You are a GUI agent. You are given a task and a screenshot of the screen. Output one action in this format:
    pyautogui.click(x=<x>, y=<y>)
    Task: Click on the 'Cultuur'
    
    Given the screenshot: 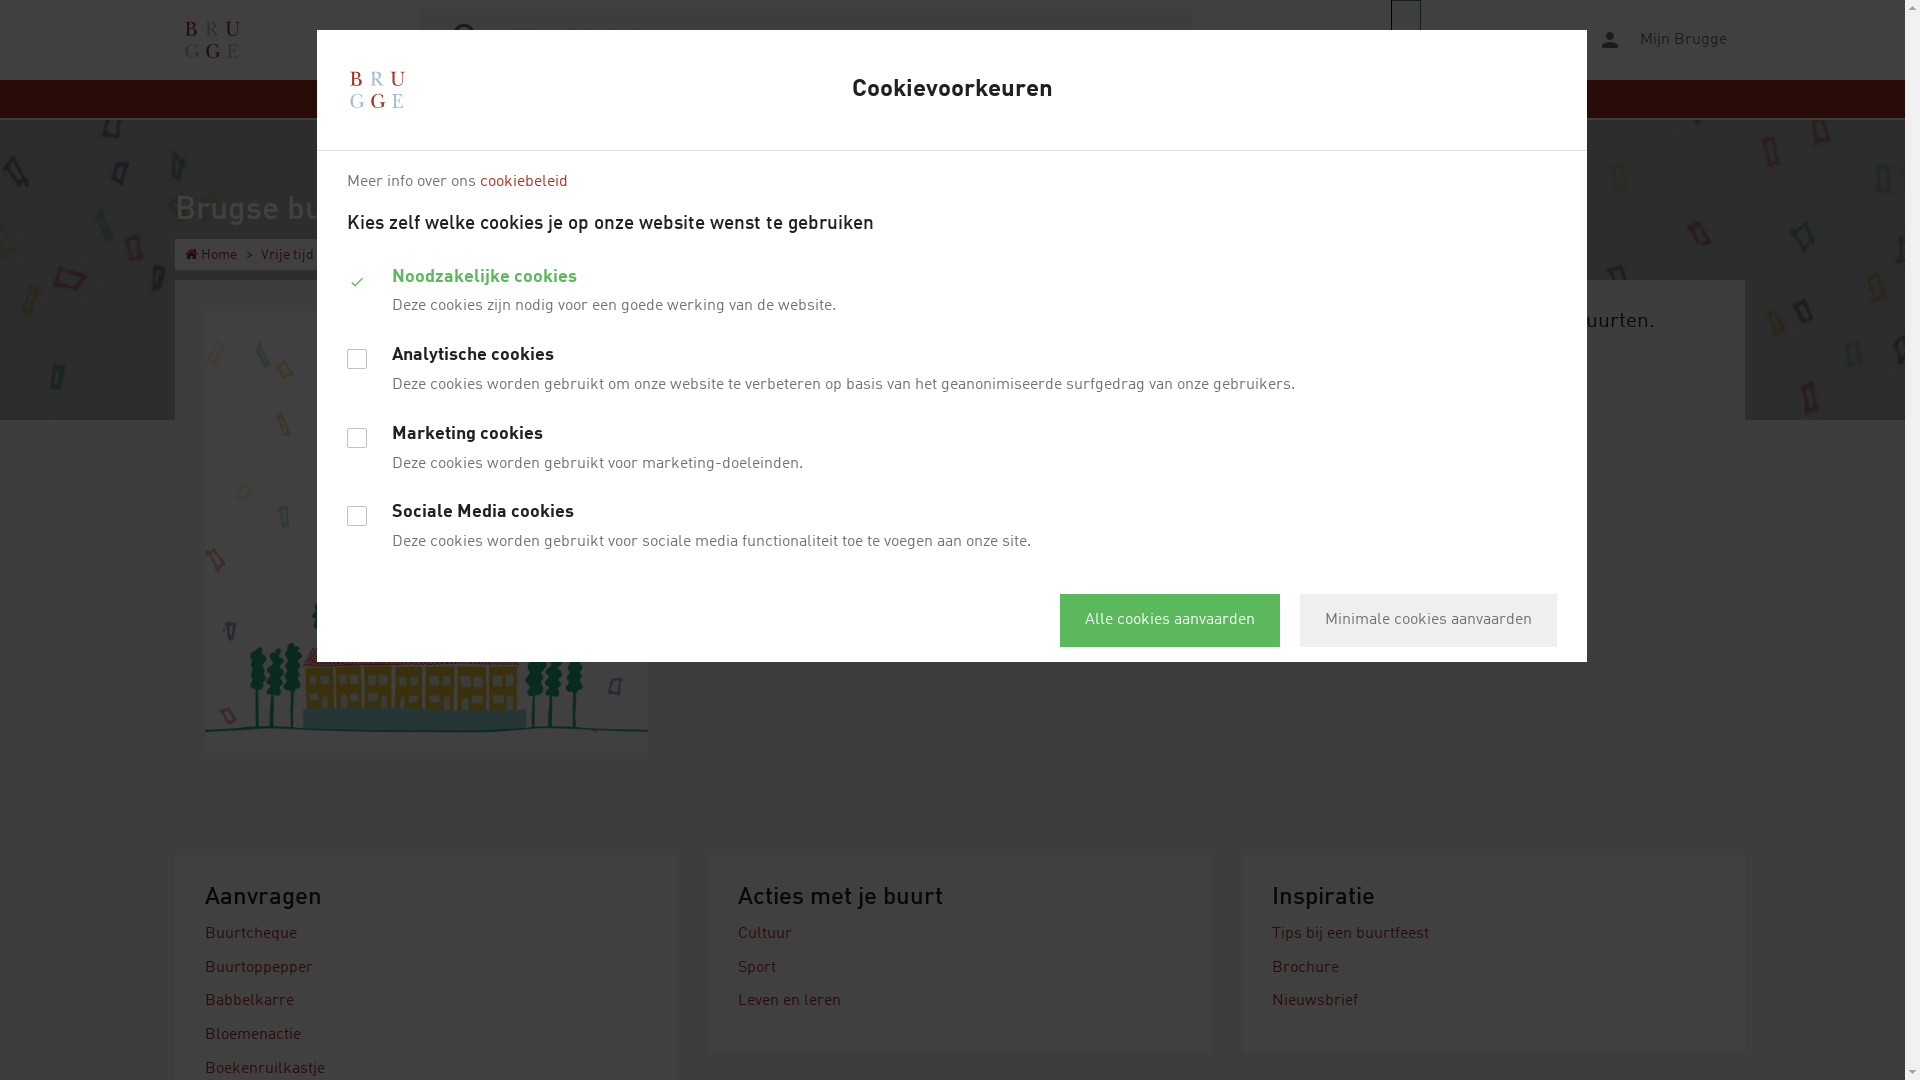 What is the action you would take?
    pyautogui.click(x=763, y=933)
    